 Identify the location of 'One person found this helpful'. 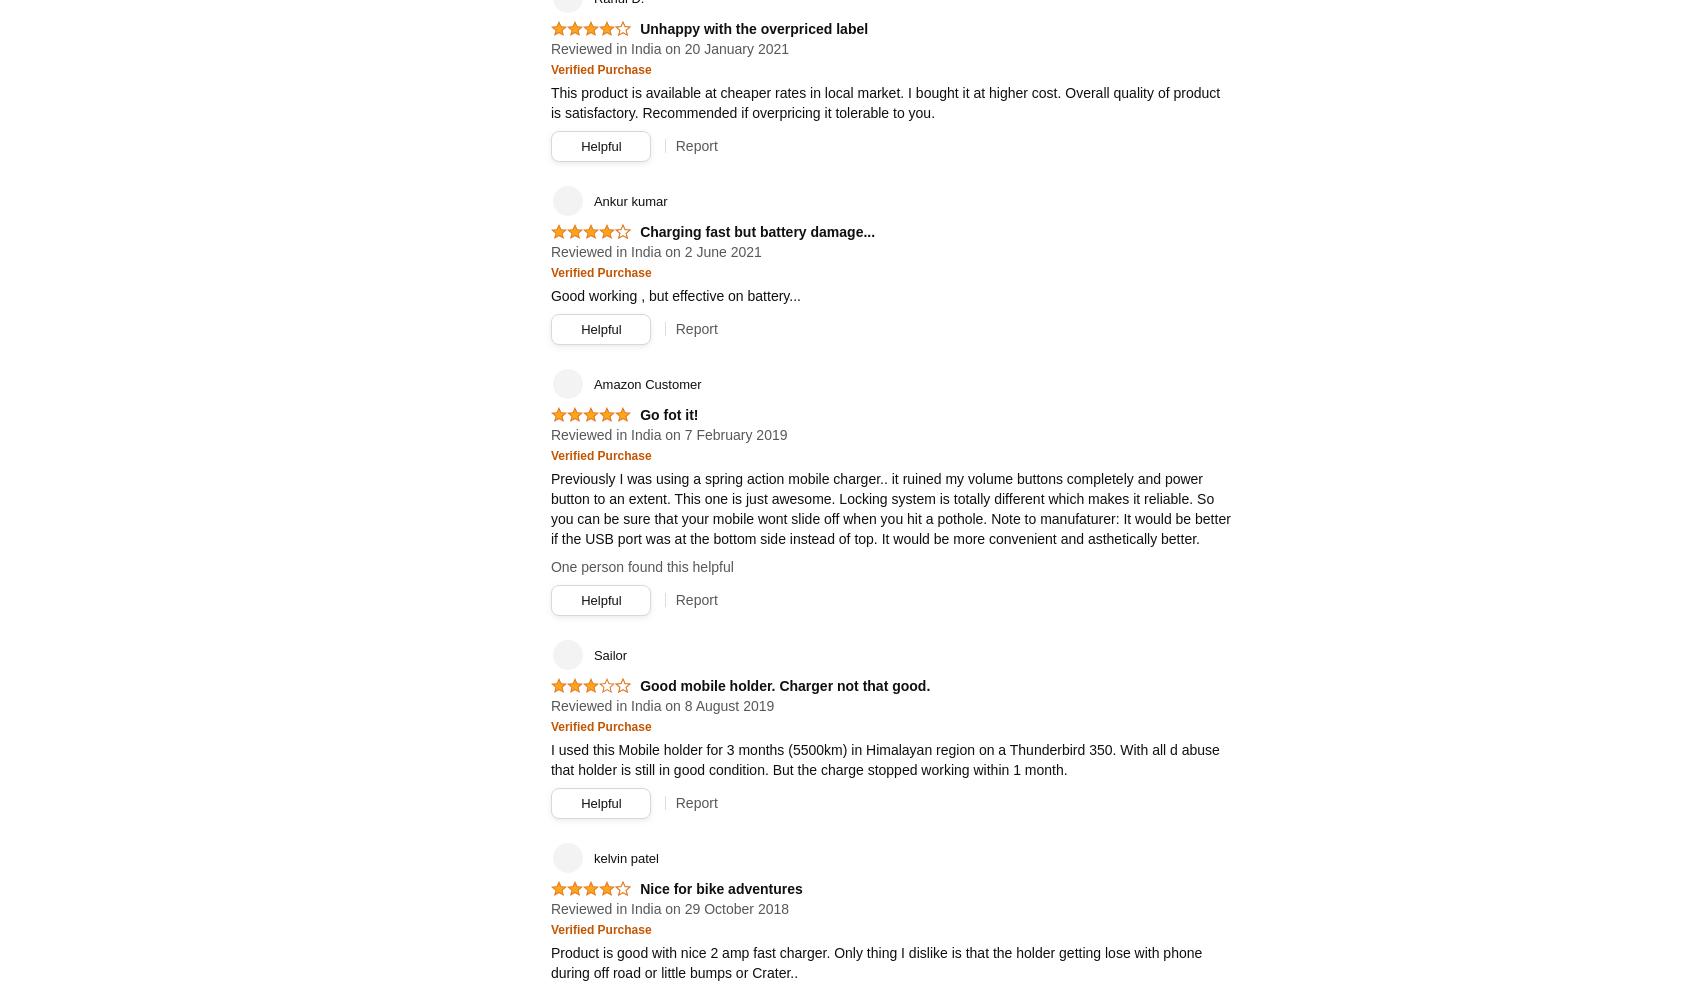
(641, 565).